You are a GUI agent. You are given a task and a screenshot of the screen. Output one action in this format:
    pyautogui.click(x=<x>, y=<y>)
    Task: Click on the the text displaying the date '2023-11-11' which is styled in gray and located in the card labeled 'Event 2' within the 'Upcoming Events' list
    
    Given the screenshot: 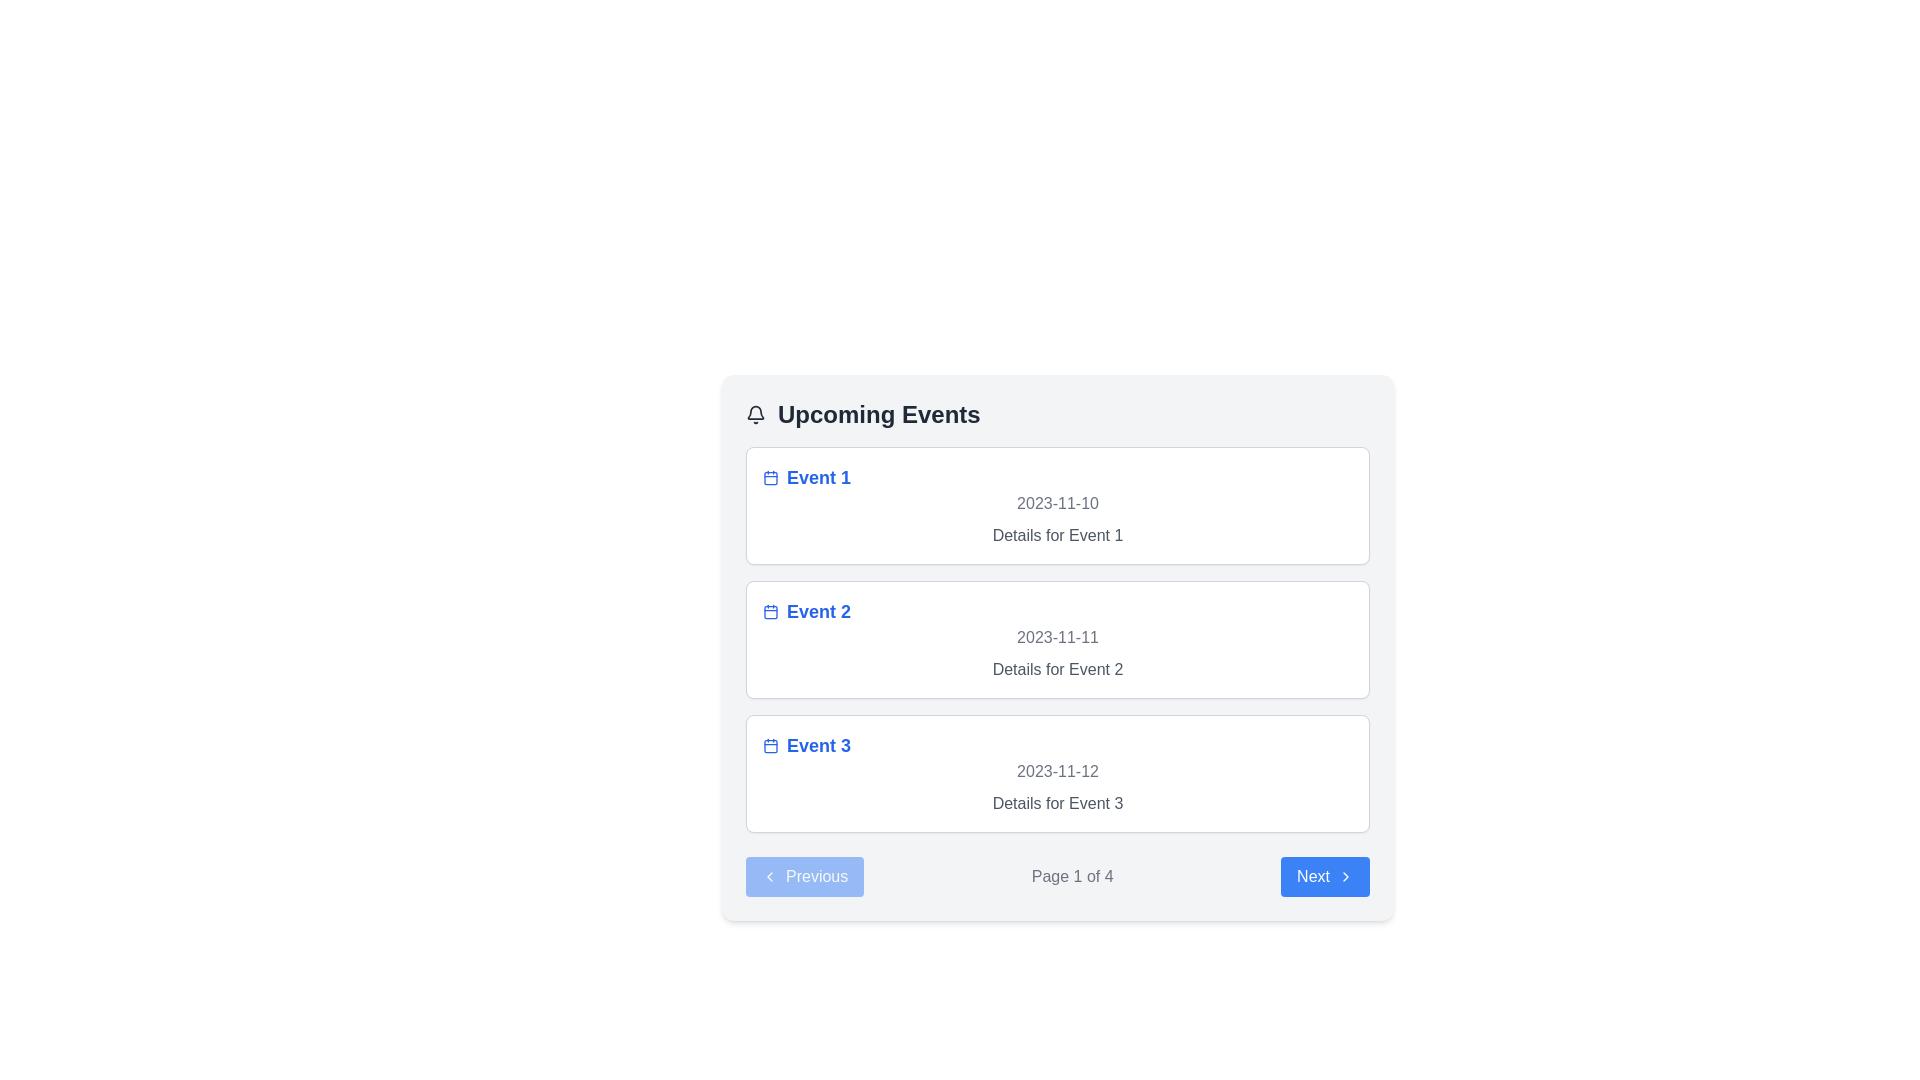 What is the action you would take?
    pyautogui.click(x=1056, y=637)
    